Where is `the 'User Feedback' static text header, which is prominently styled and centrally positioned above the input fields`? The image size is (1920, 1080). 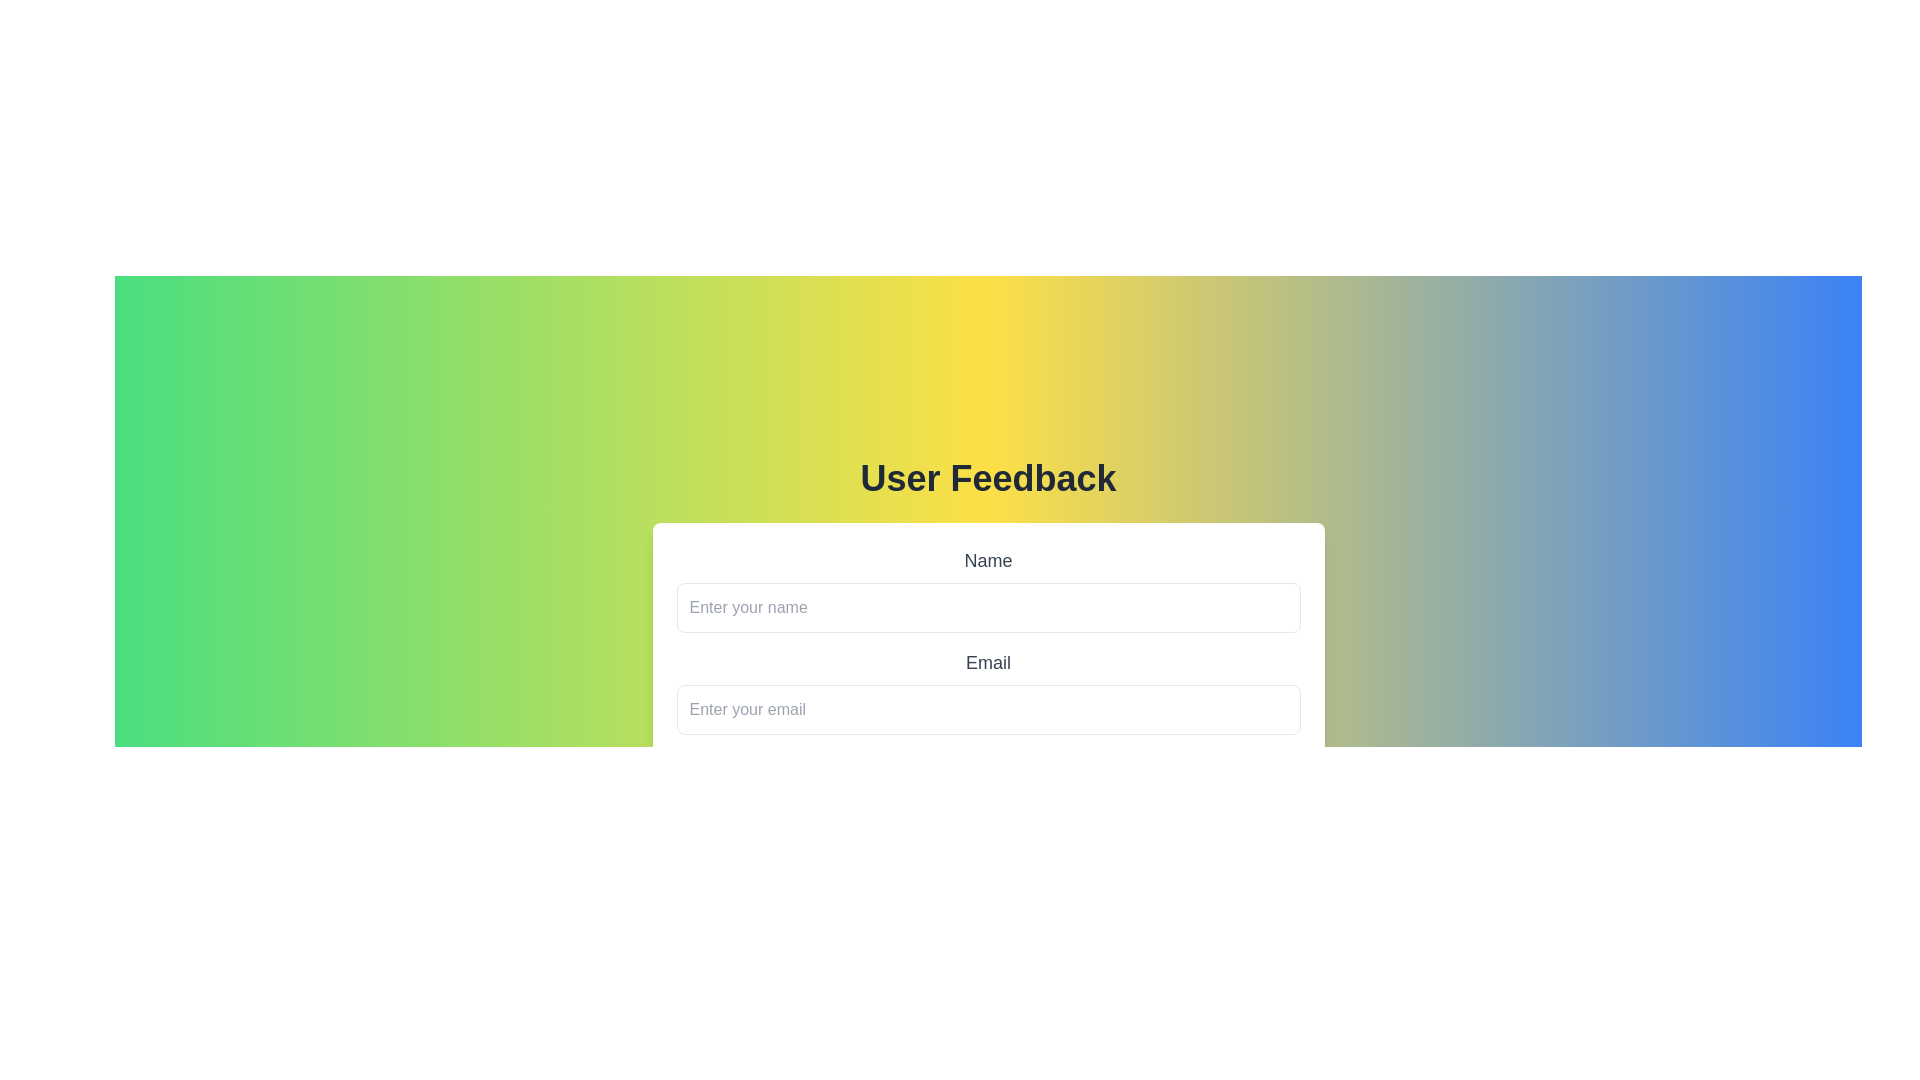
the 'User Feedback' static text header, which is prominently styled and centrally positioned above the input fields is located at coordinates (988, 478).